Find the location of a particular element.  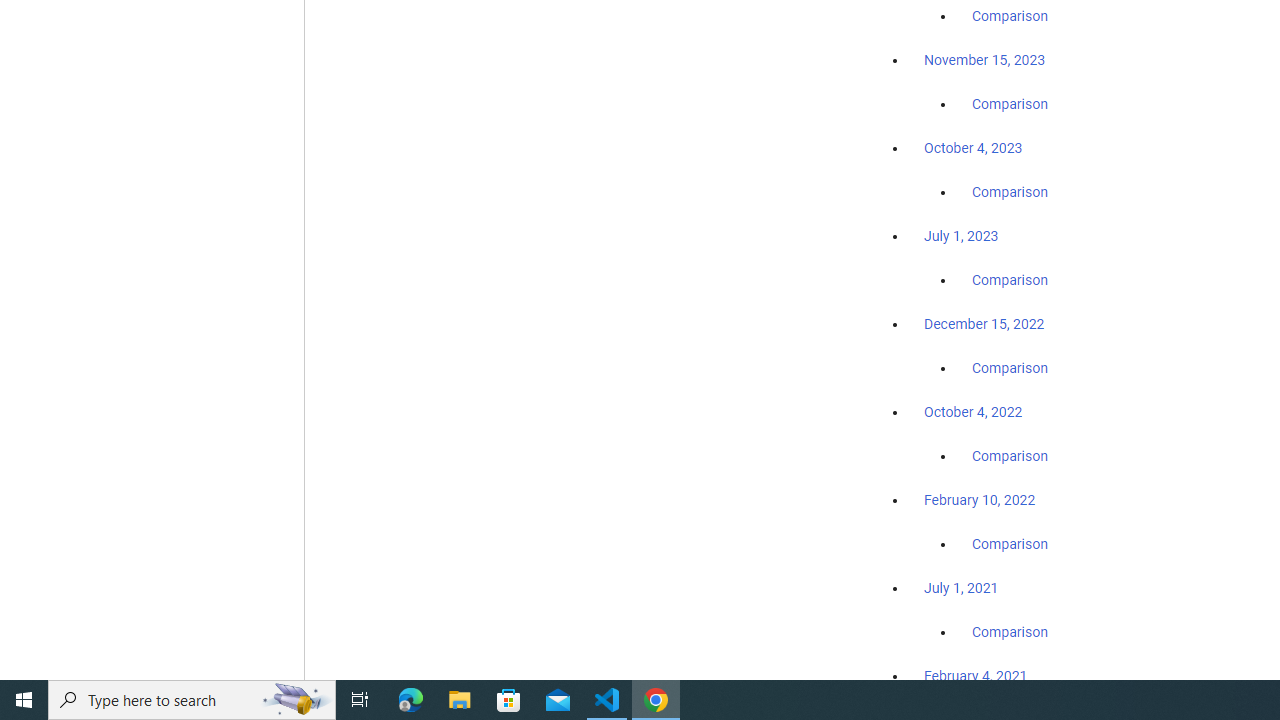

'July 1, 2021' is located at coordinates (961, 586).